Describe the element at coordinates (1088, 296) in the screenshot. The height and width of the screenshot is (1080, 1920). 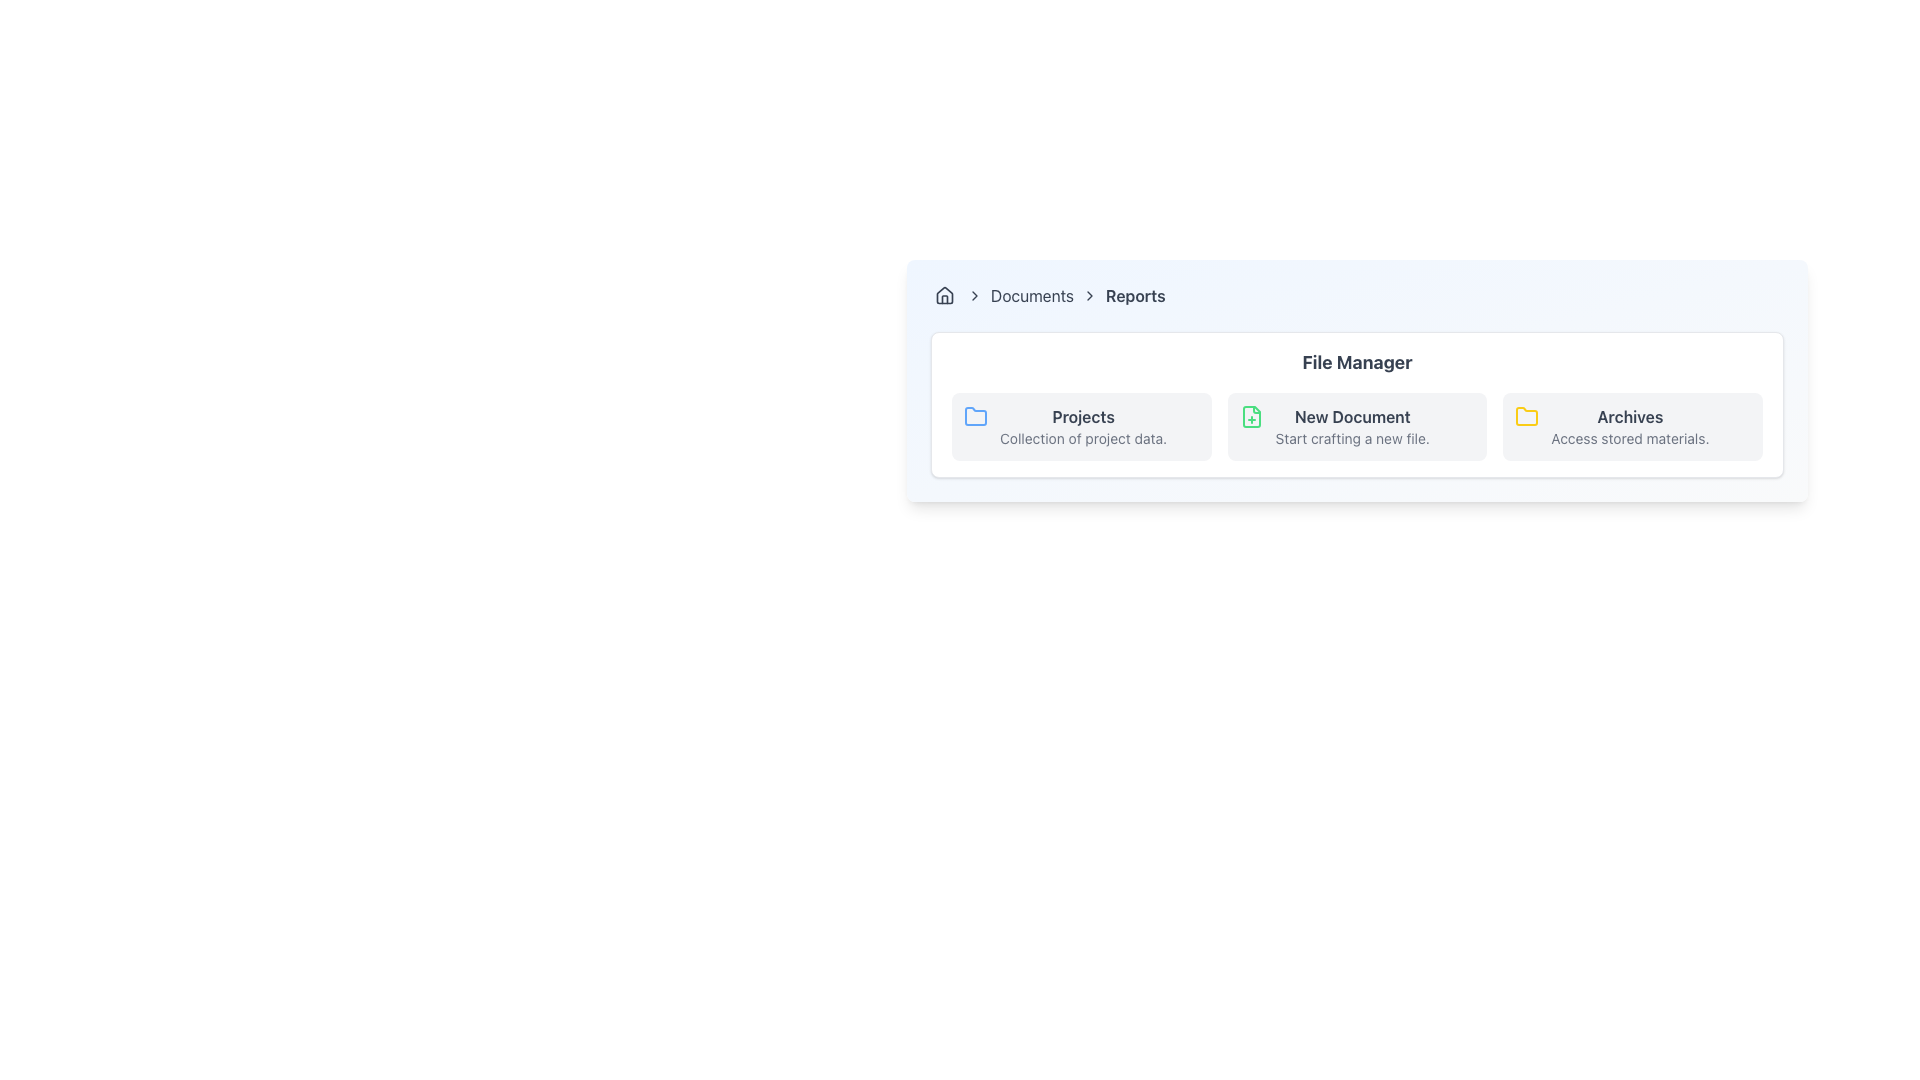
I see `the chevron icon that separates 'Documents' and 'Reports' in the breadcrumb navigation bar` at that location.